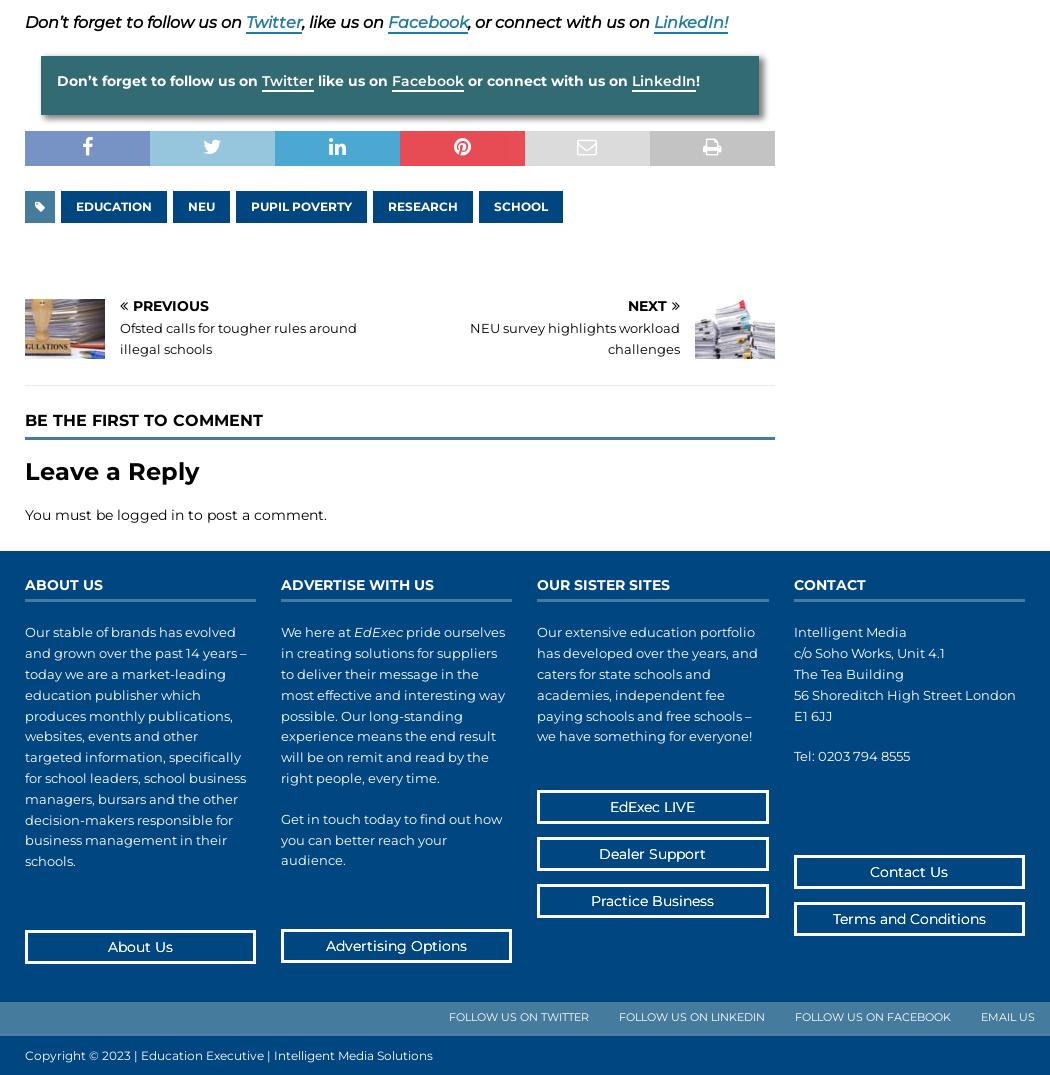 The height and width of the screenshot is (1075, 1050). What do you see at coordinates (628, 305) in the screenshot?
I see `'Next'` at bounding box center [628, 305].